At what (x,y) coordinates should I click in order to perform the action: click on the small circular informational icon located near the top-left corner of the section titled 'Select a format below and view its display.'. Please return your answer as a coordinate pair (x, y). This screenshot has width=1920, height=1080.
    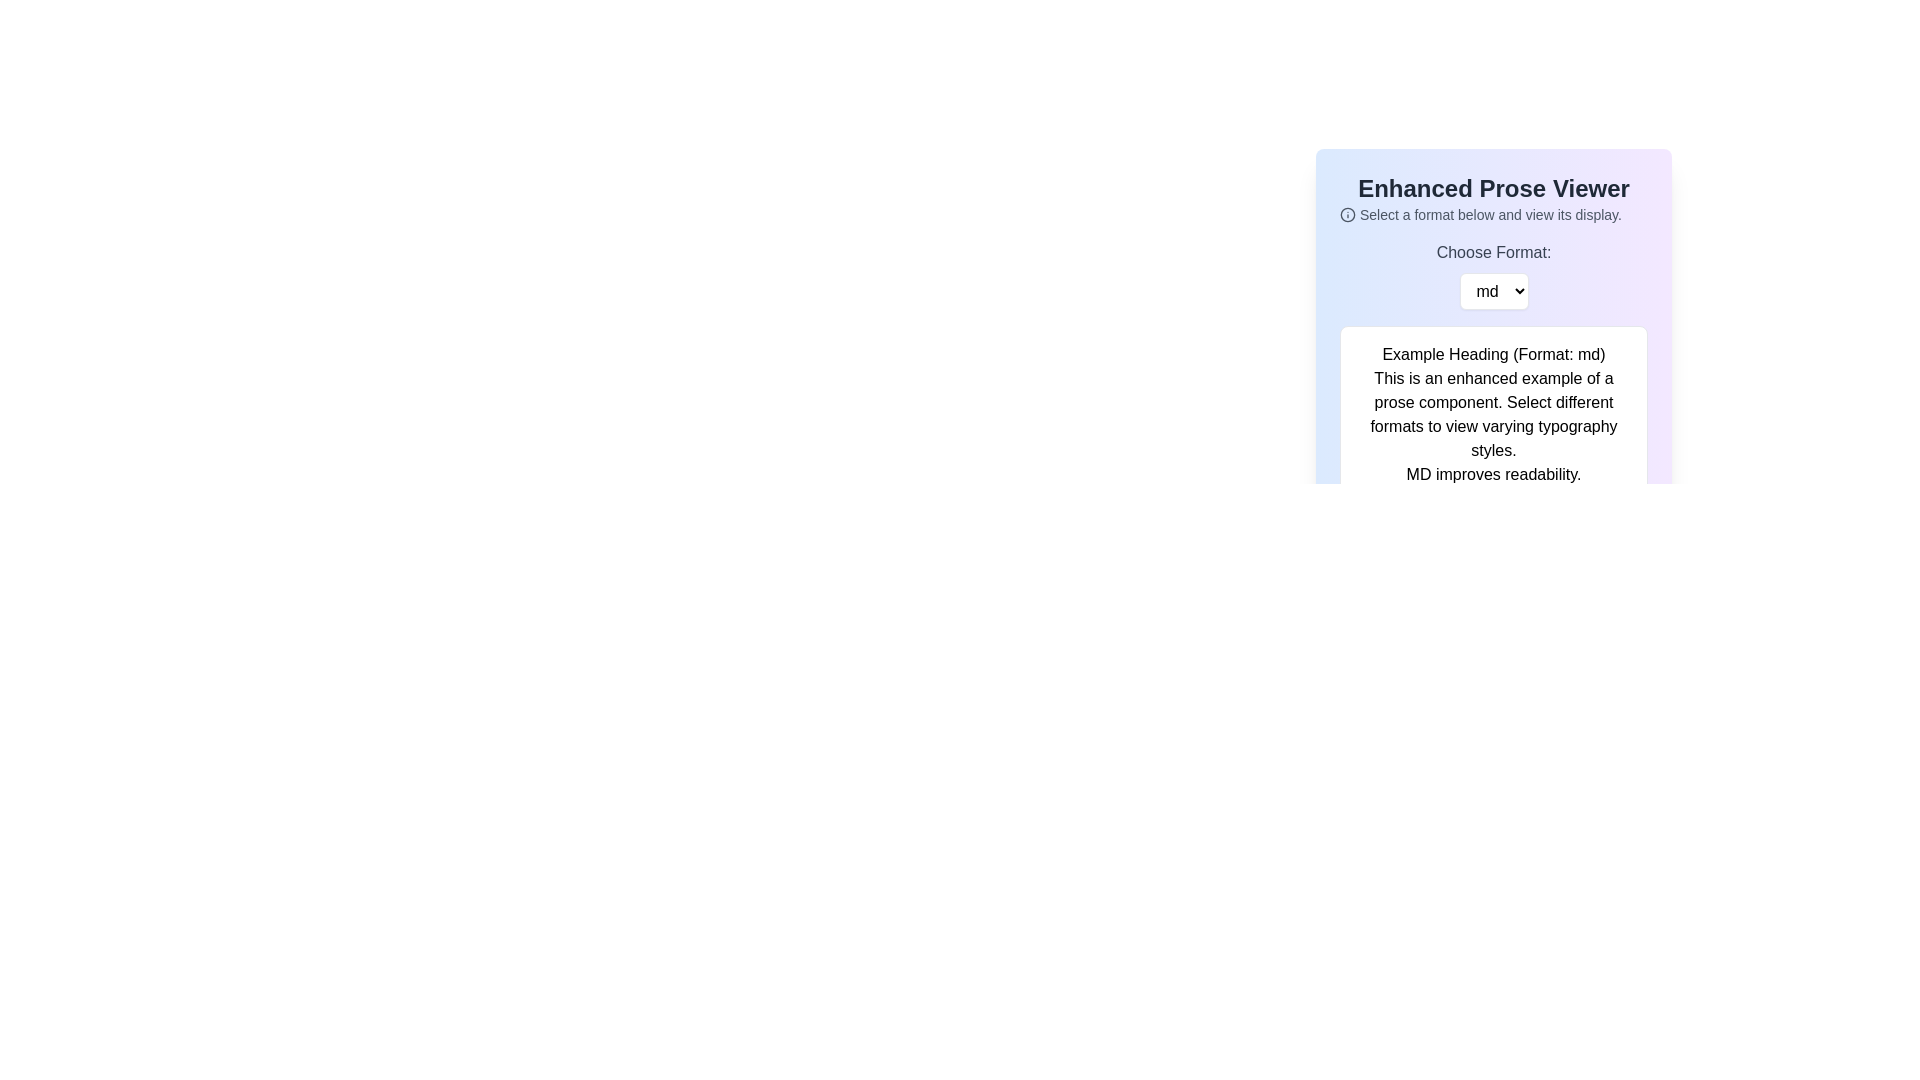
    Looking at the image, I should click on (1348, 215).